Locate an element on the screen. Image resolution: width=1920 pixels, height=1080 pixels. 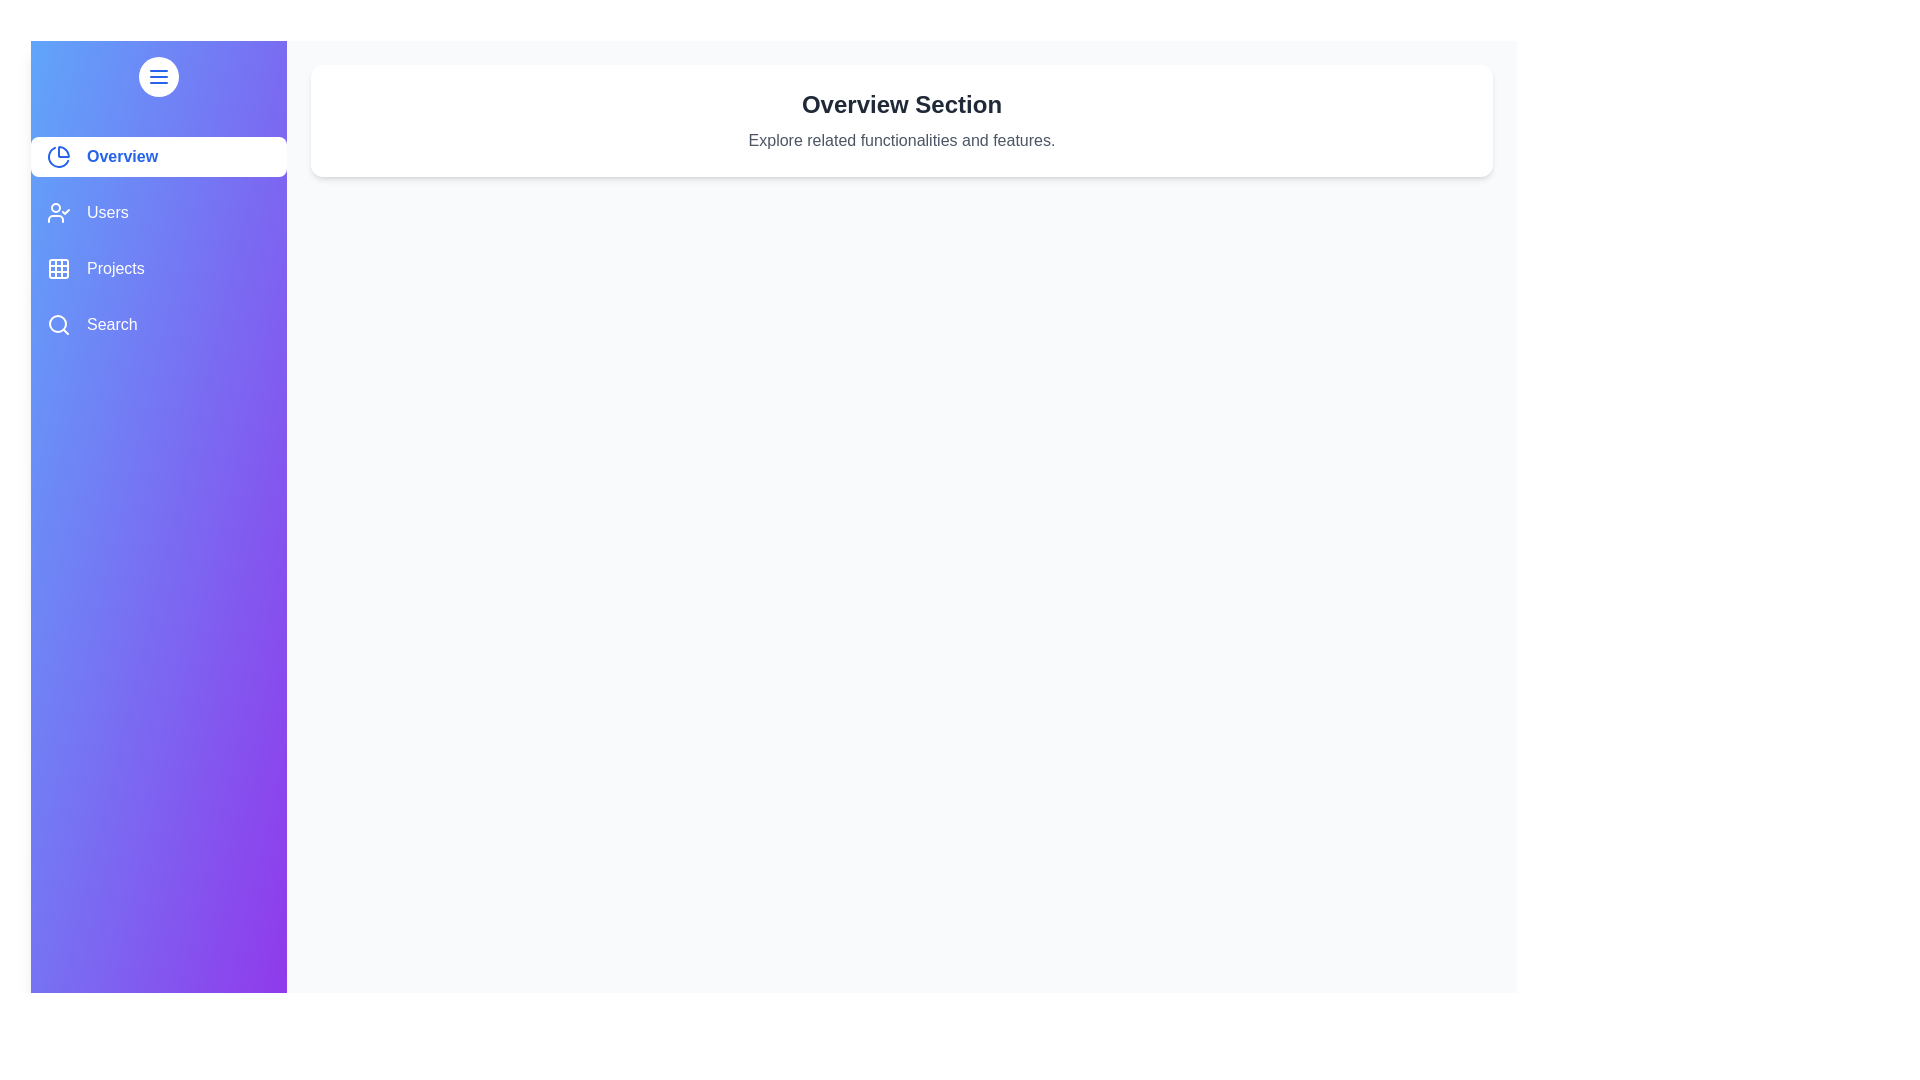
the sidebar item labeled Projects to view its hover effect is located at coordinates (157, 268).